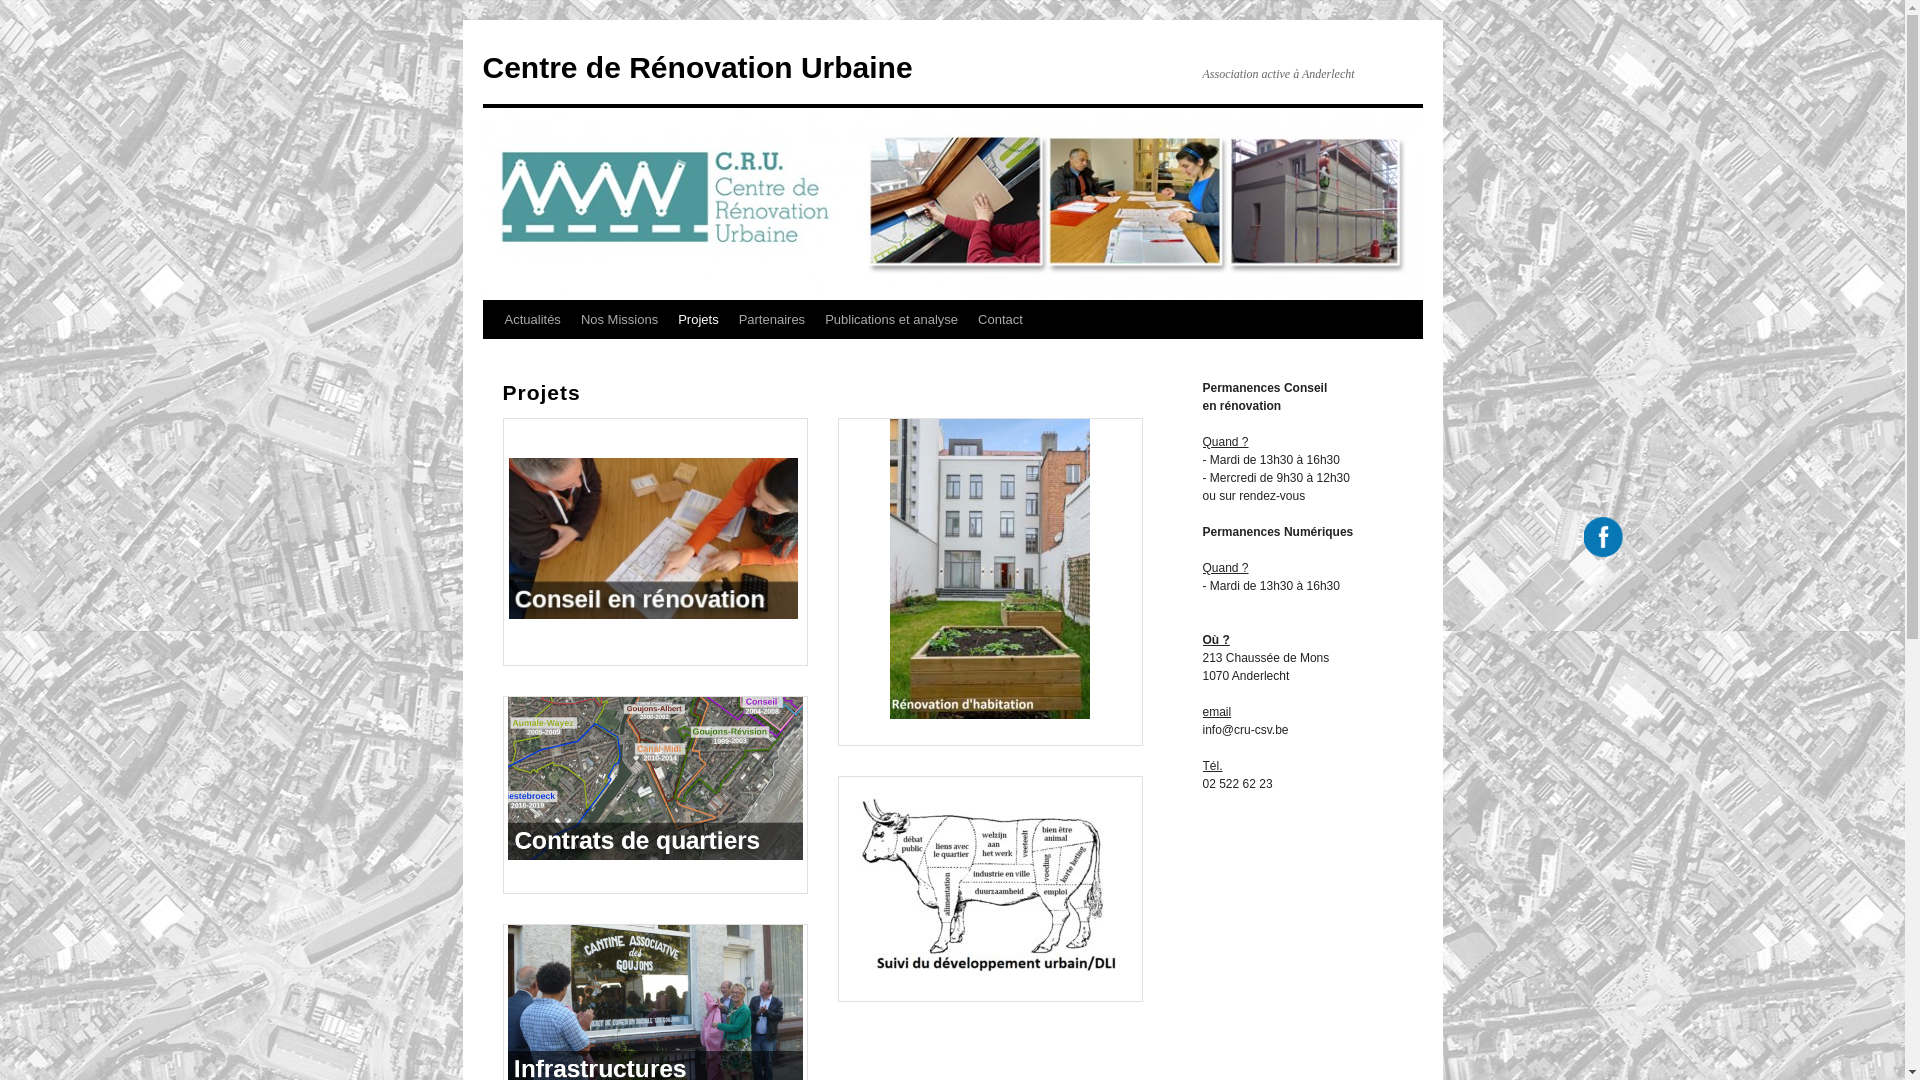 Image resolution: width=1920 pixels, height=1080 pixels. What do you see at coordinates (815, 319) in the screenshot?
I see `'Publications et analyse'` at bounding box center [815, 319].